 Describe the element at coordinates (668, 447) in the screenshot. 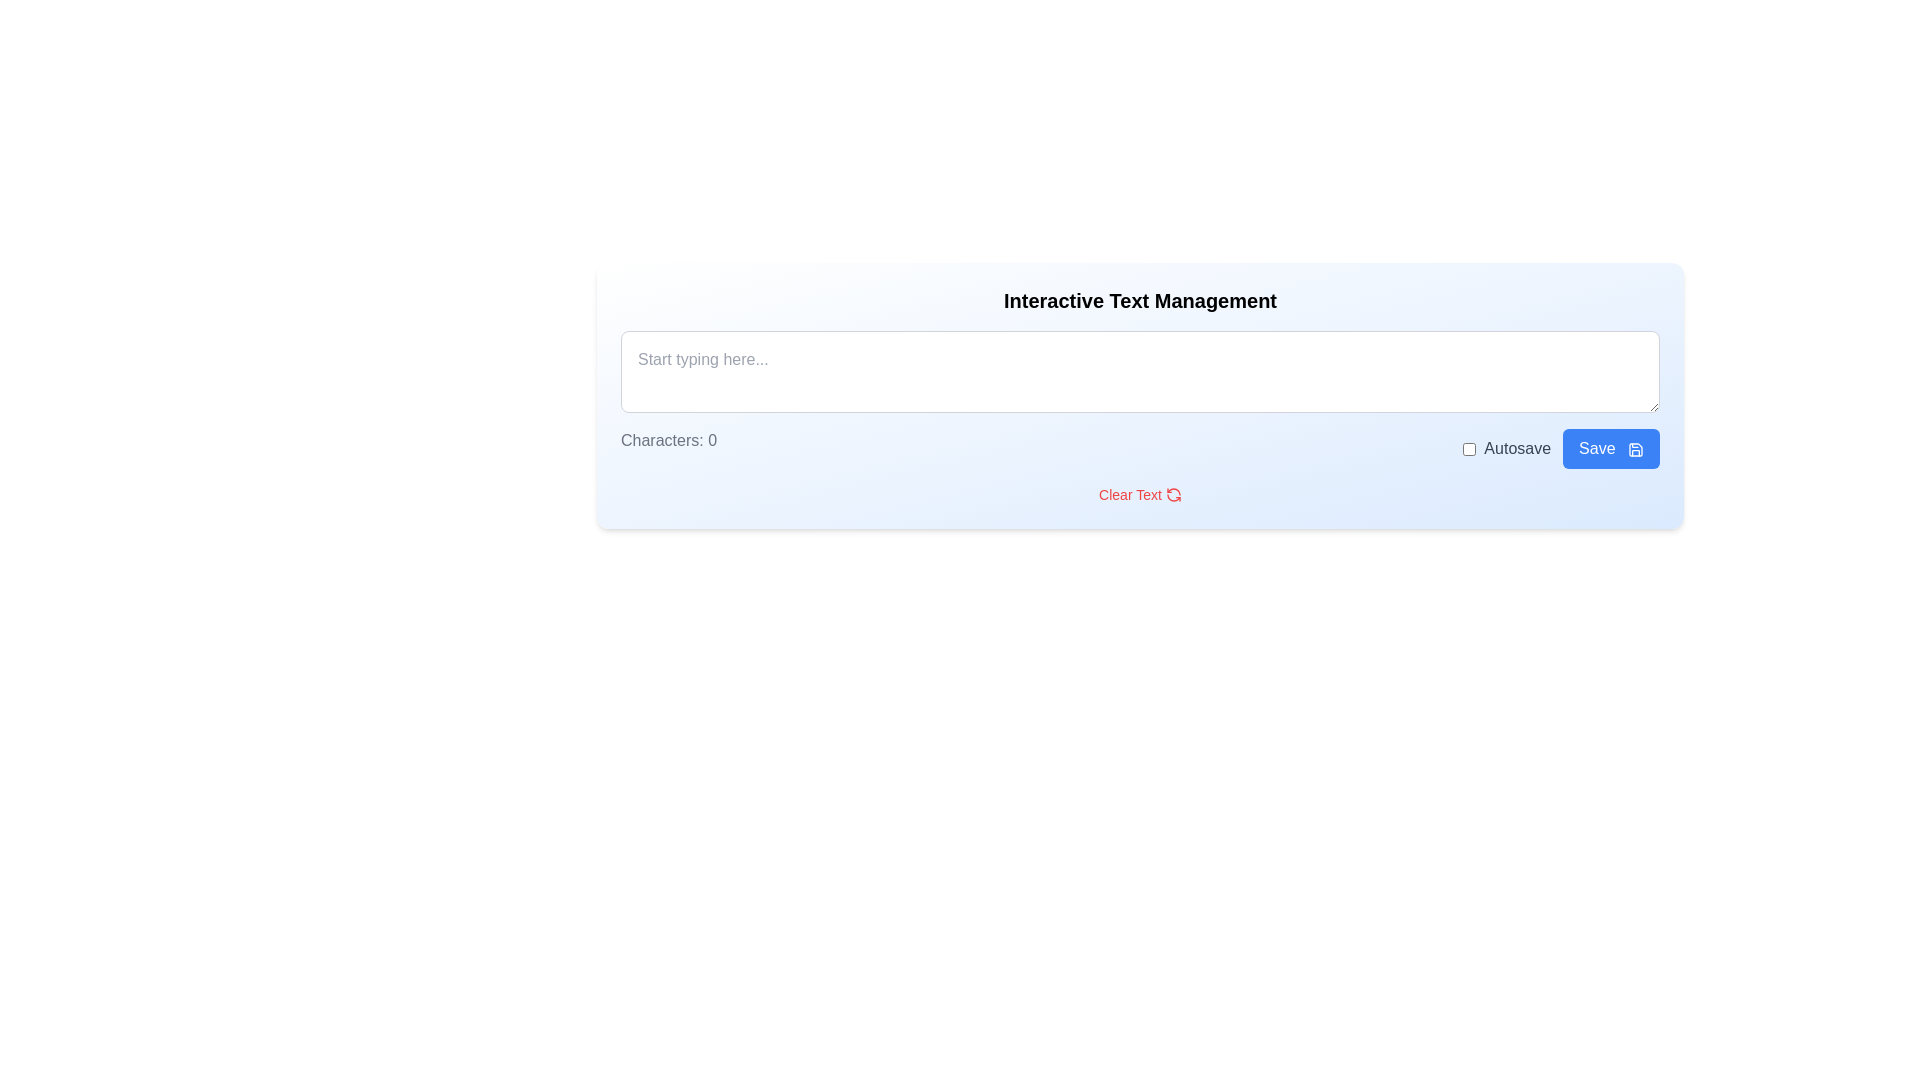

I see `the static text label displaying 'Characters: 0' which is aligned to the left at the bottom of the text input field` at that location.